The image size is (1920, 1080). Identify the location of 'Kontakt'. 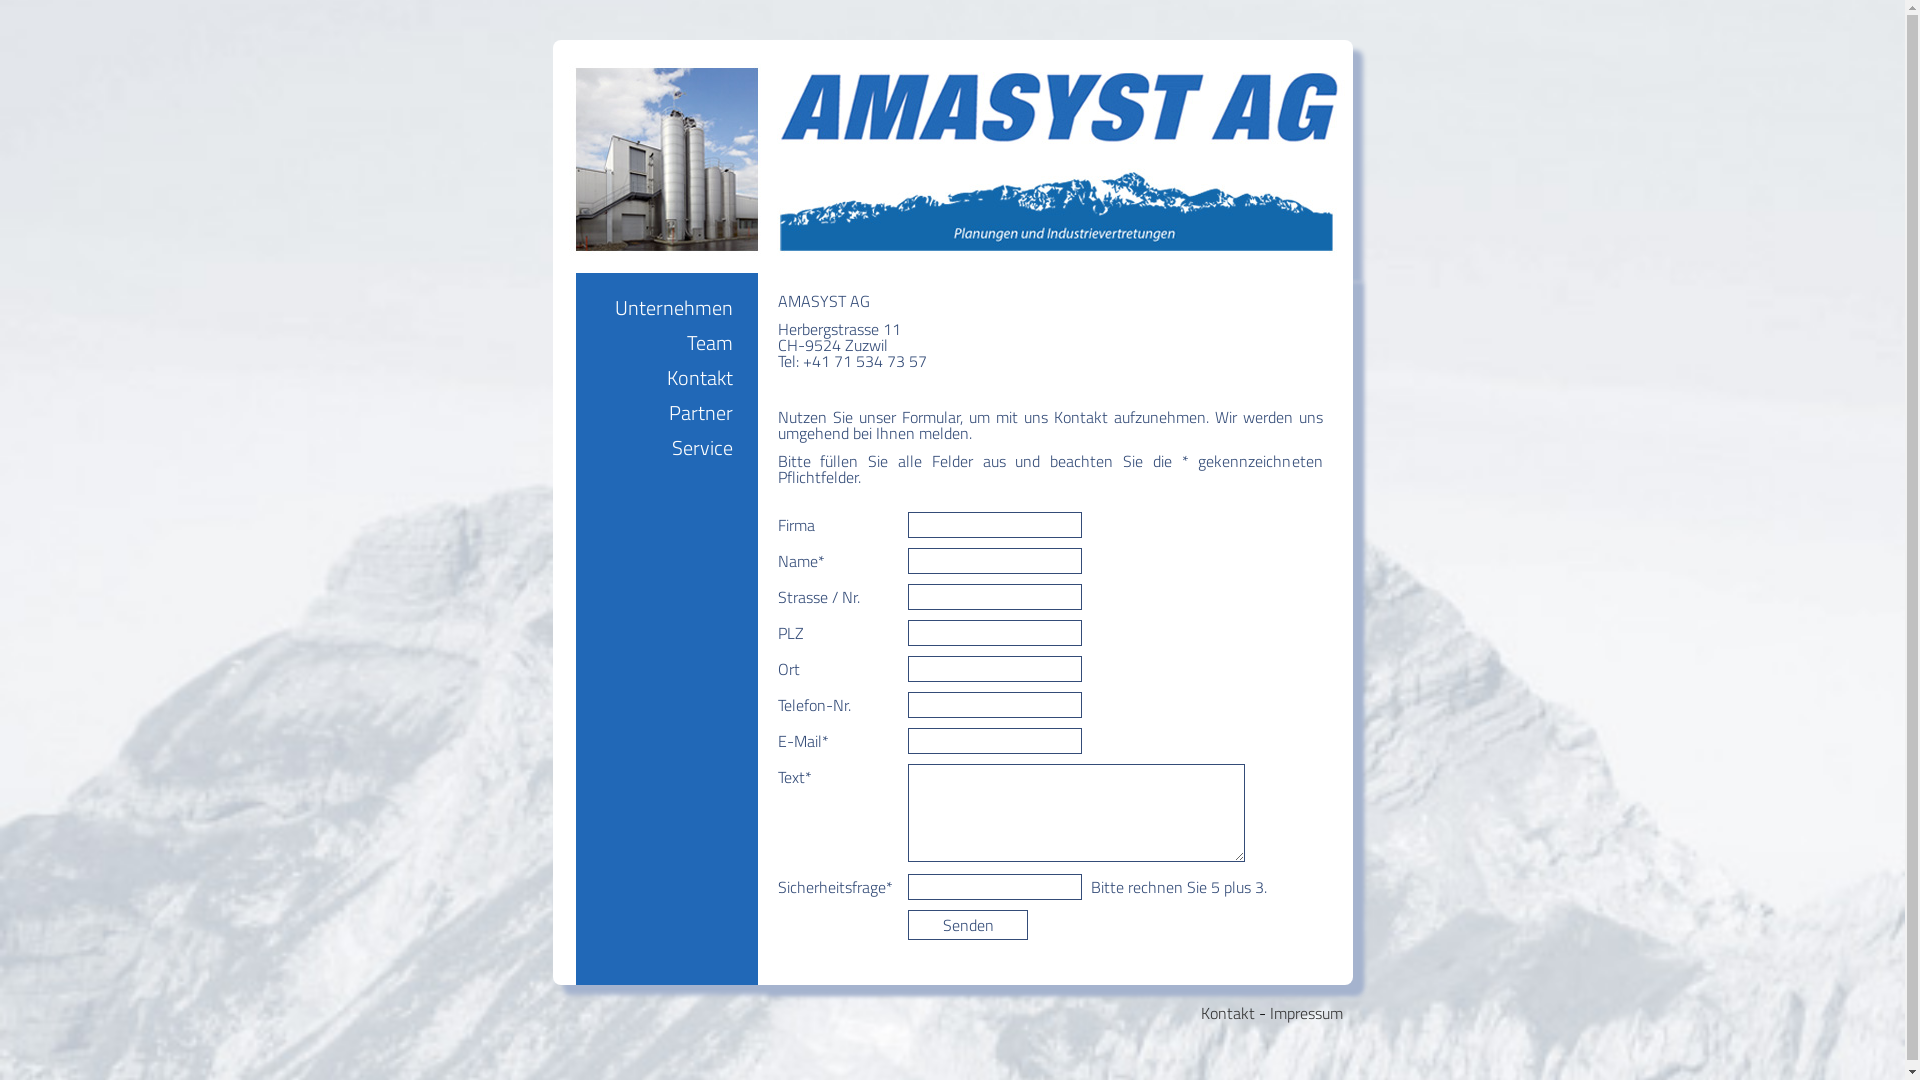
(1226, 1013).